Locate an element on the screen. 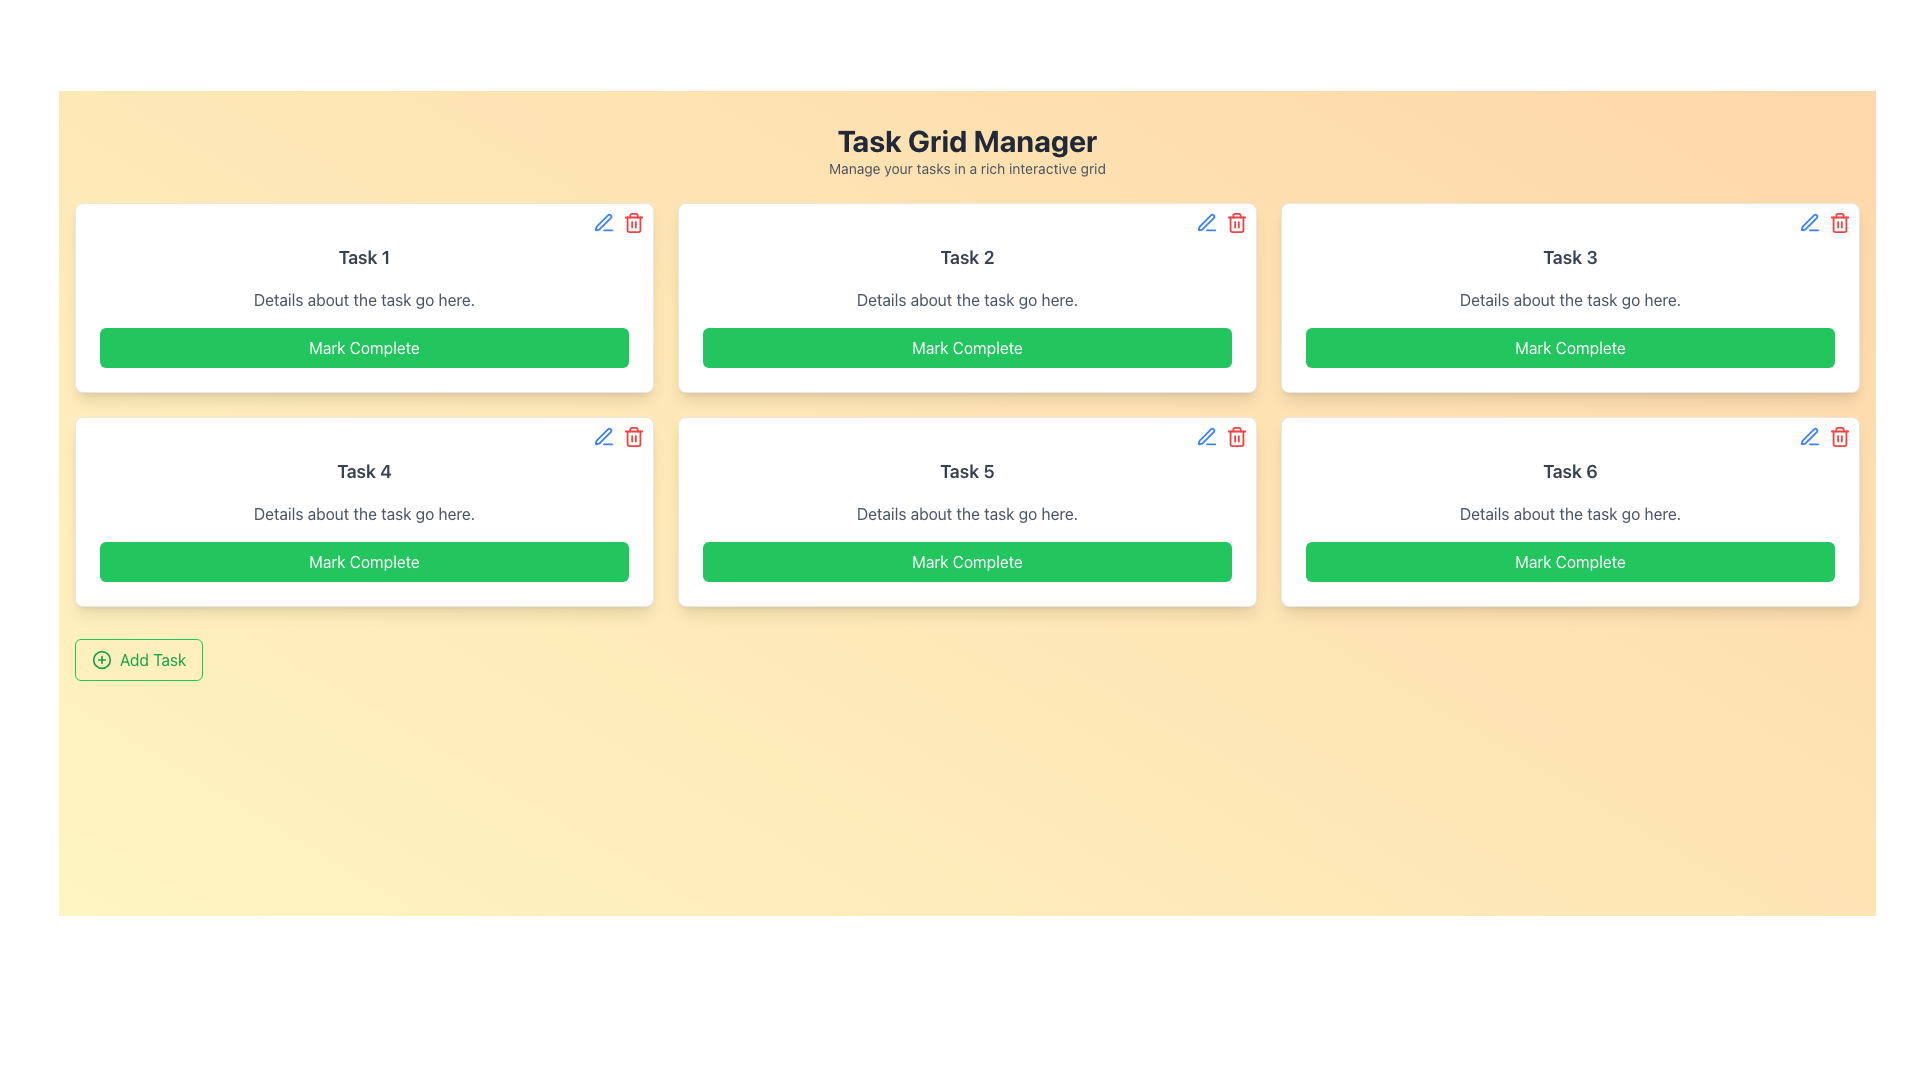 The width and height of the screenshot is (1920, 1080). the blue pen icon button representing the edit function located at the top-right corner of the card labeled 'Task 6' is located at coordinates (1809, 435).